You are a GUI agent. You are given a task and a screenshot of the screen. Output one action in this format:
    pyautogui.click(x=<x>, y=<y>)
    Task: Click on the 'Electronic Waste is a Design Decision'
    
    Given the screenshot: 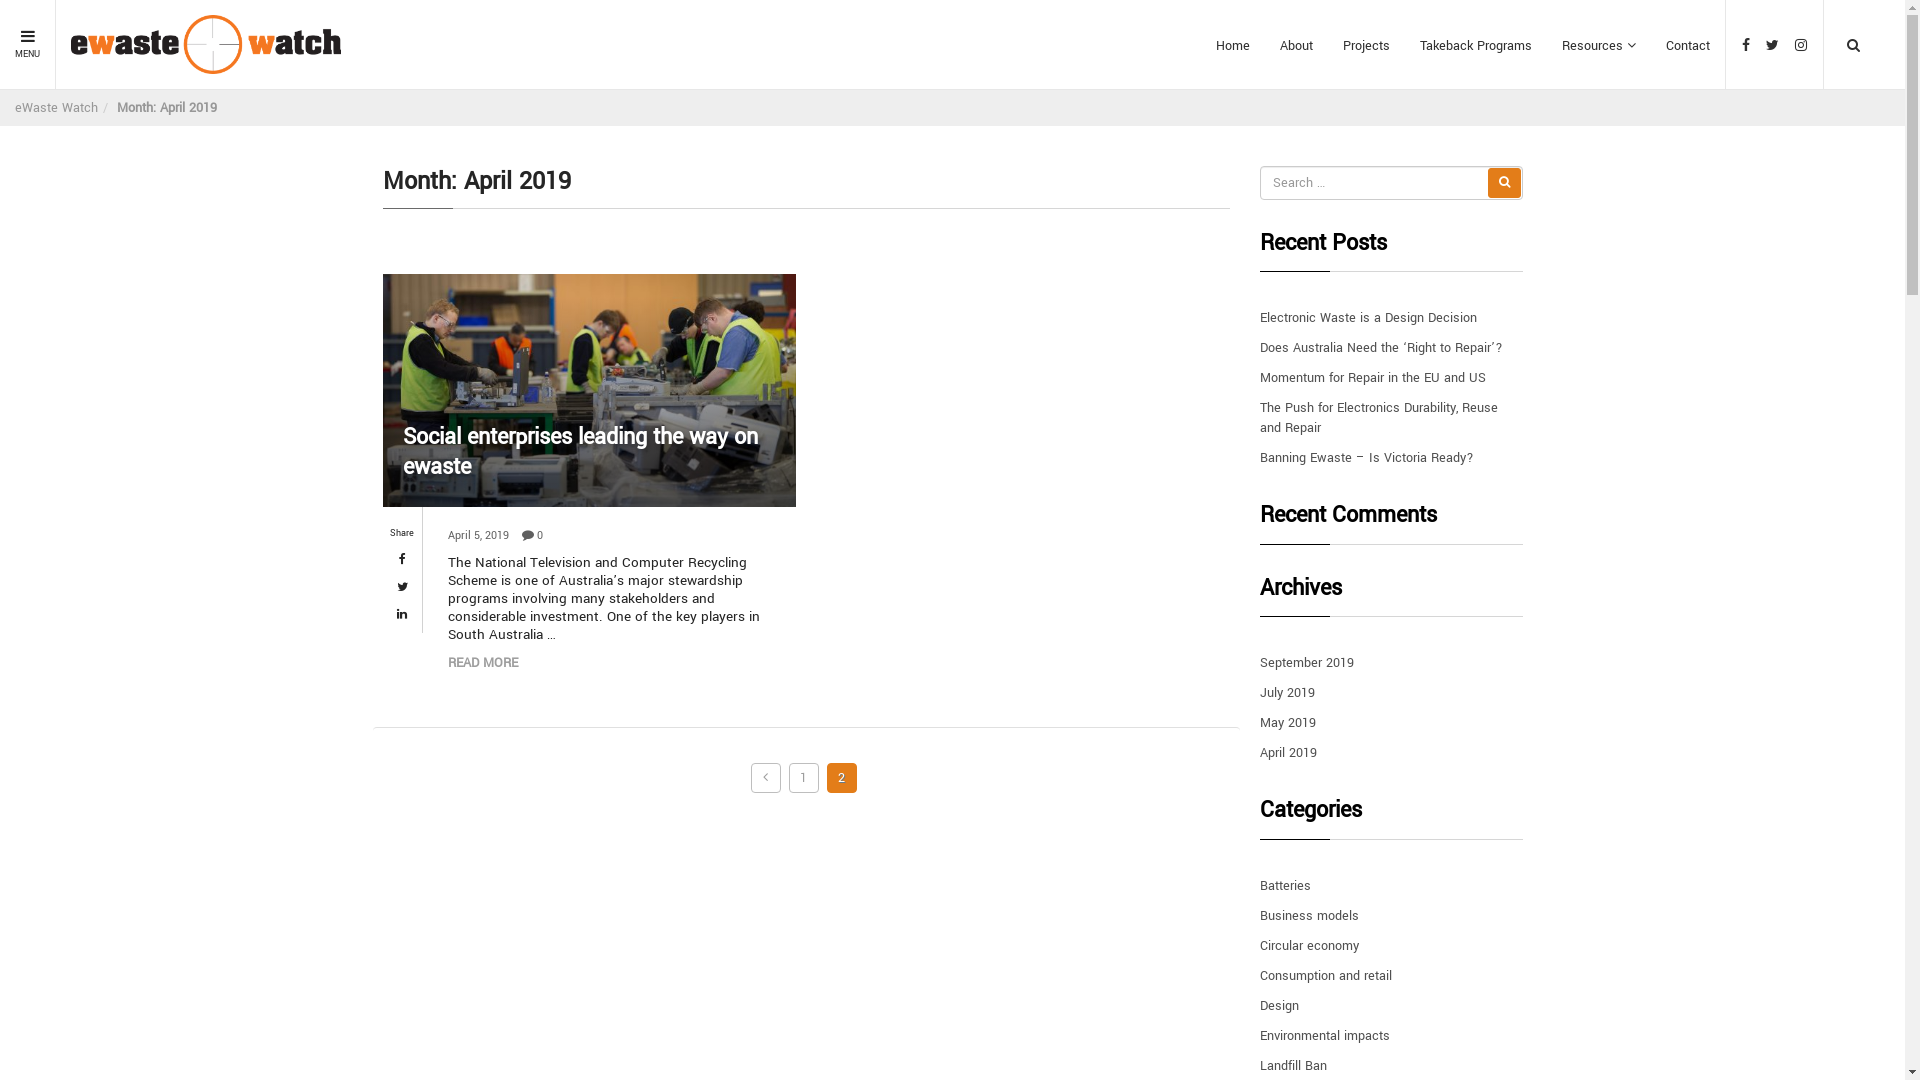 What is the action you would take?
    pyautogui.click(x=1367, y=316)
    